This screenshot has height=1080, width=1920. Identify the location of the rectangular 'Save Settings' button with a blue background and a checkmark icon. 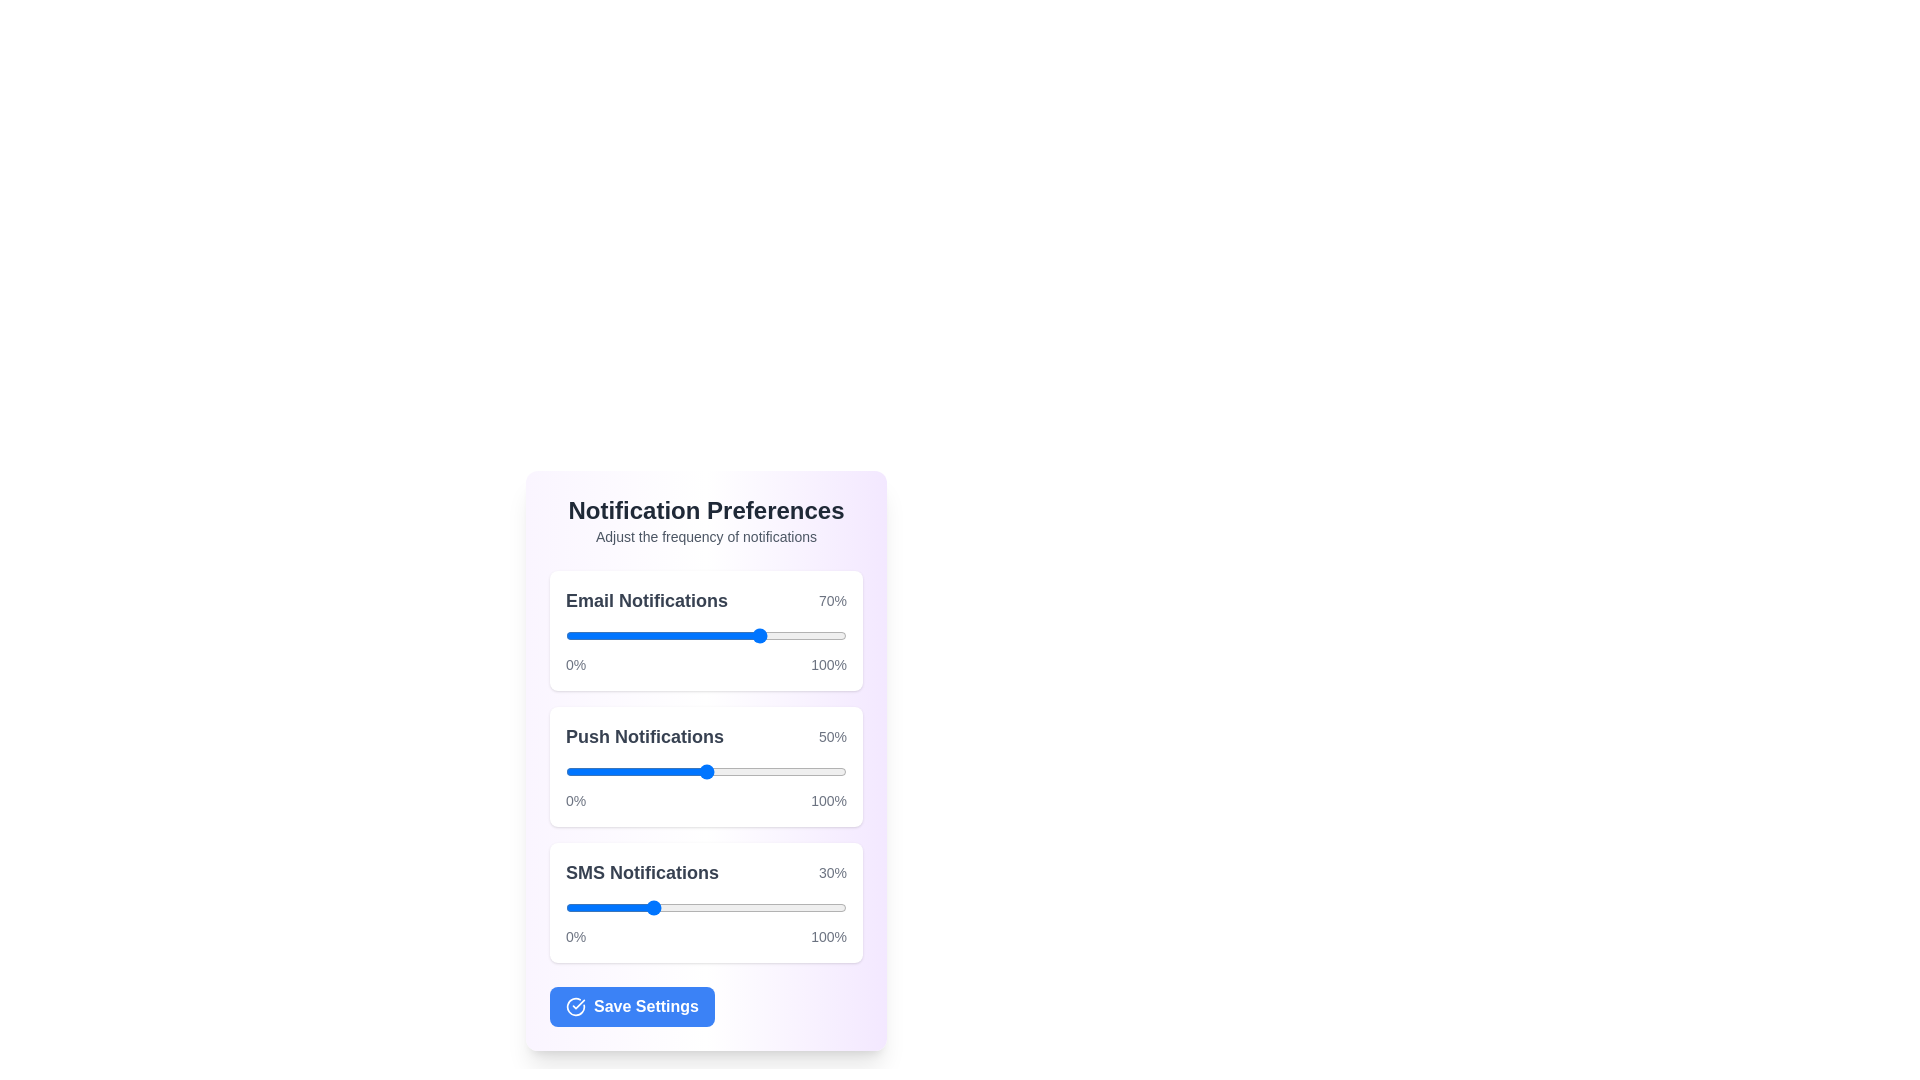
(631, 1006).